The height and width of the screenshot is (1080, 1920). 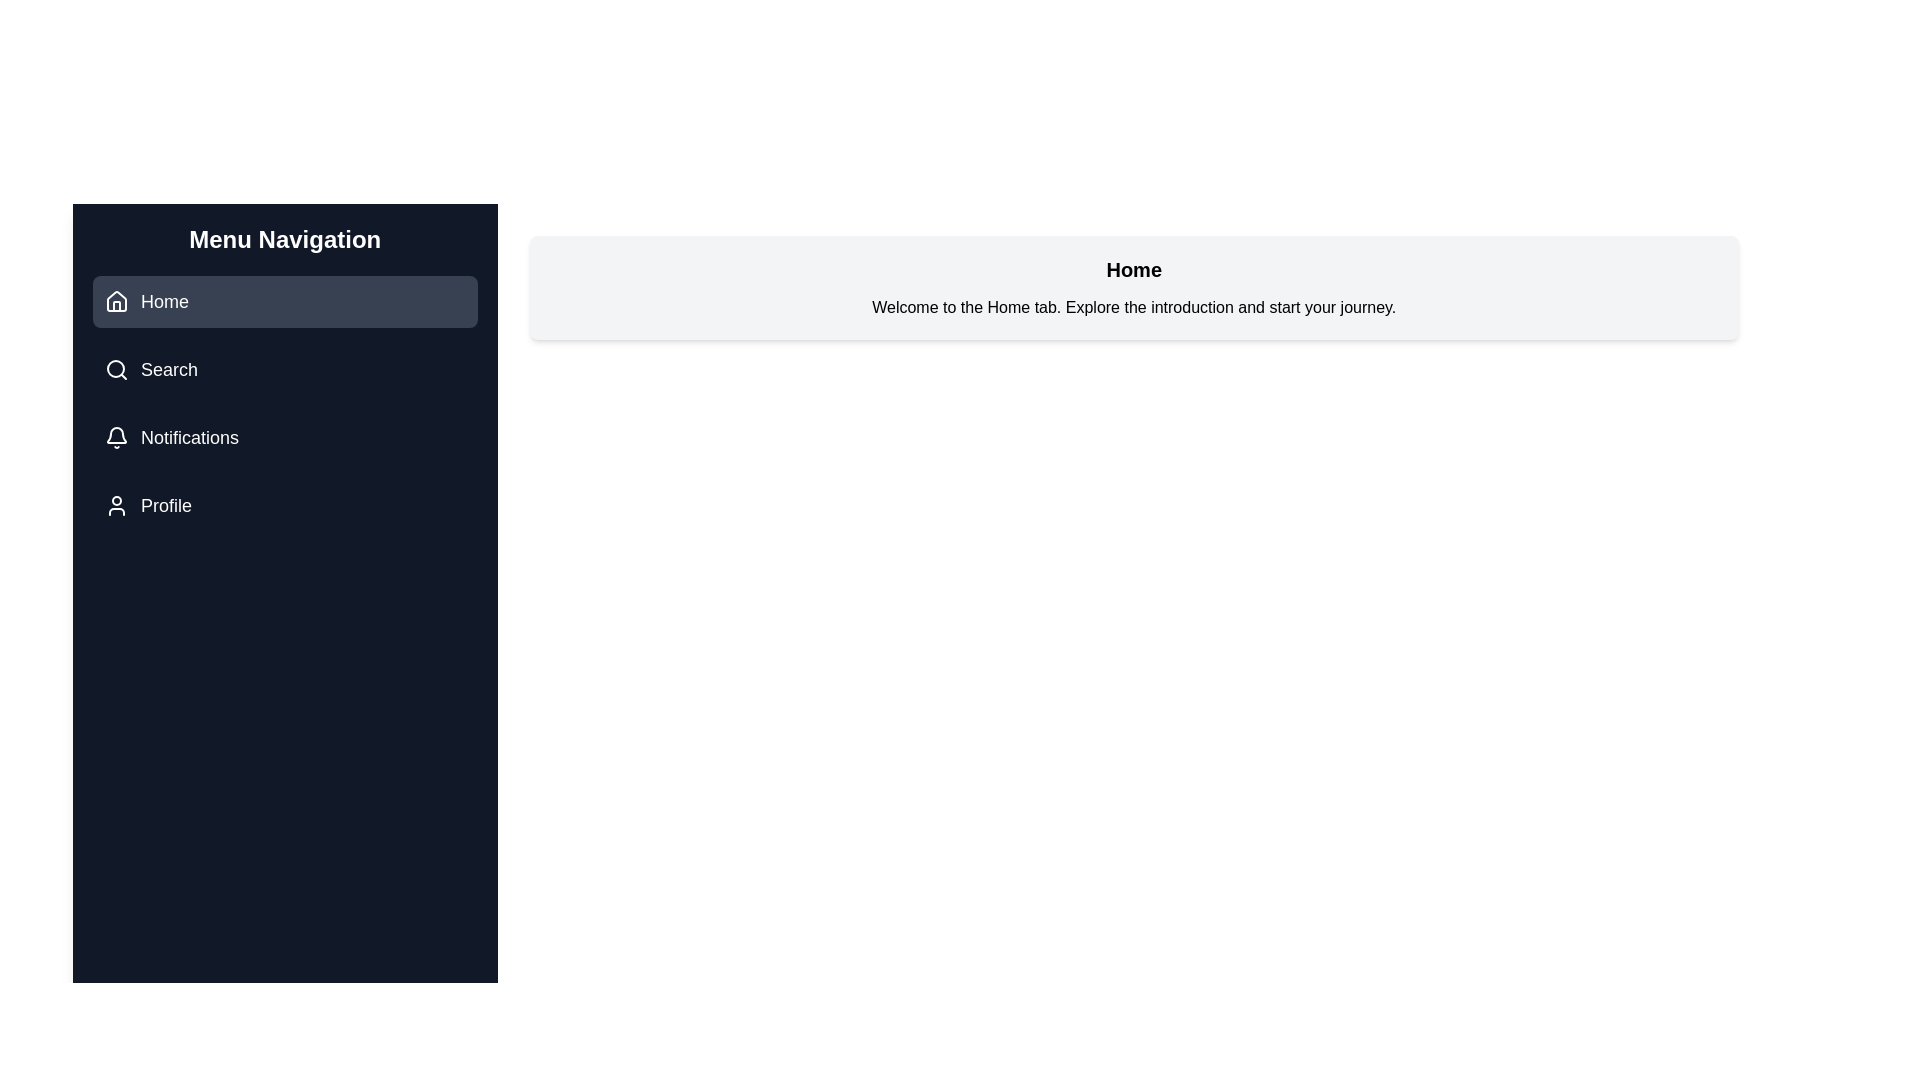 What do you see at coordinates (284, 370) in the screenshot?
I see `the tab labeled Search to view its content` at bounding box center [284, 370].